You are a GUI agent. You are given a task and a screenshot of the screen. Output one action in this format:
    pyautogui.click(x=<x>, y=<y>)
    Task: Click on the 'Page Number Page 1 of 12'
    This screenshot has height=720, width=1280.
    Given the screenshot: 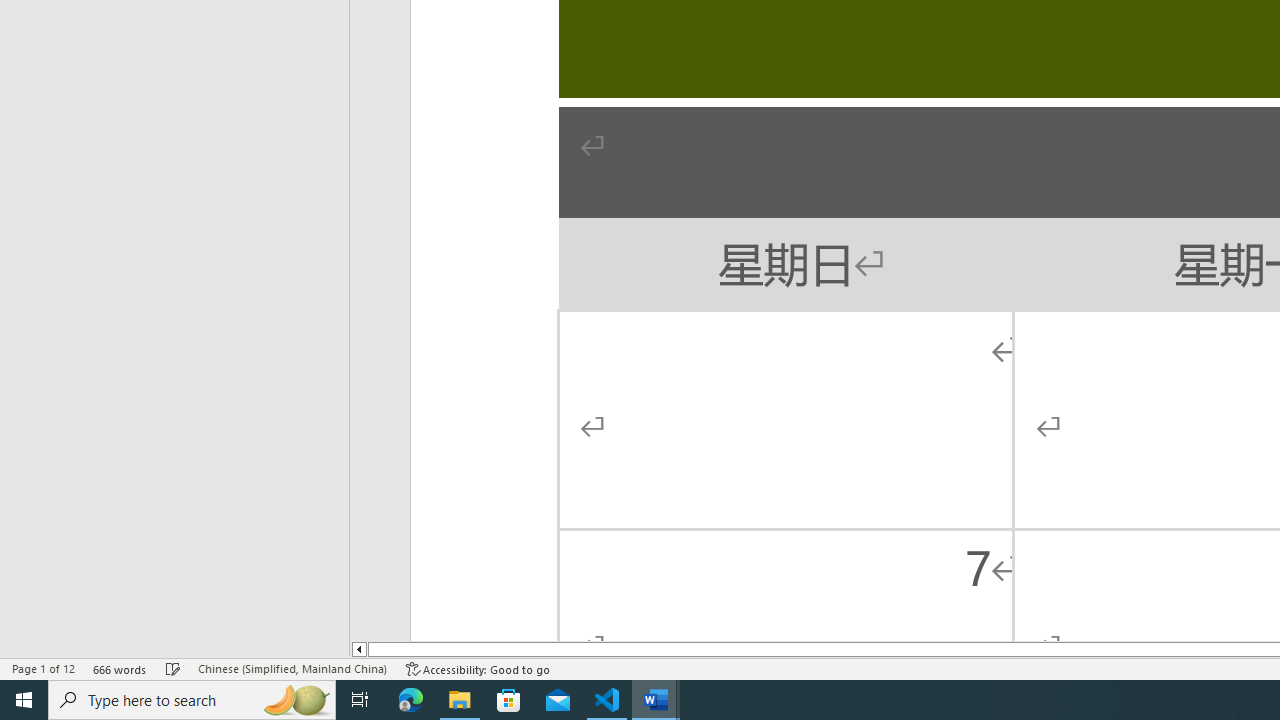 What is the action you would take?
    pyautogui.click(x=43, y=669)
    